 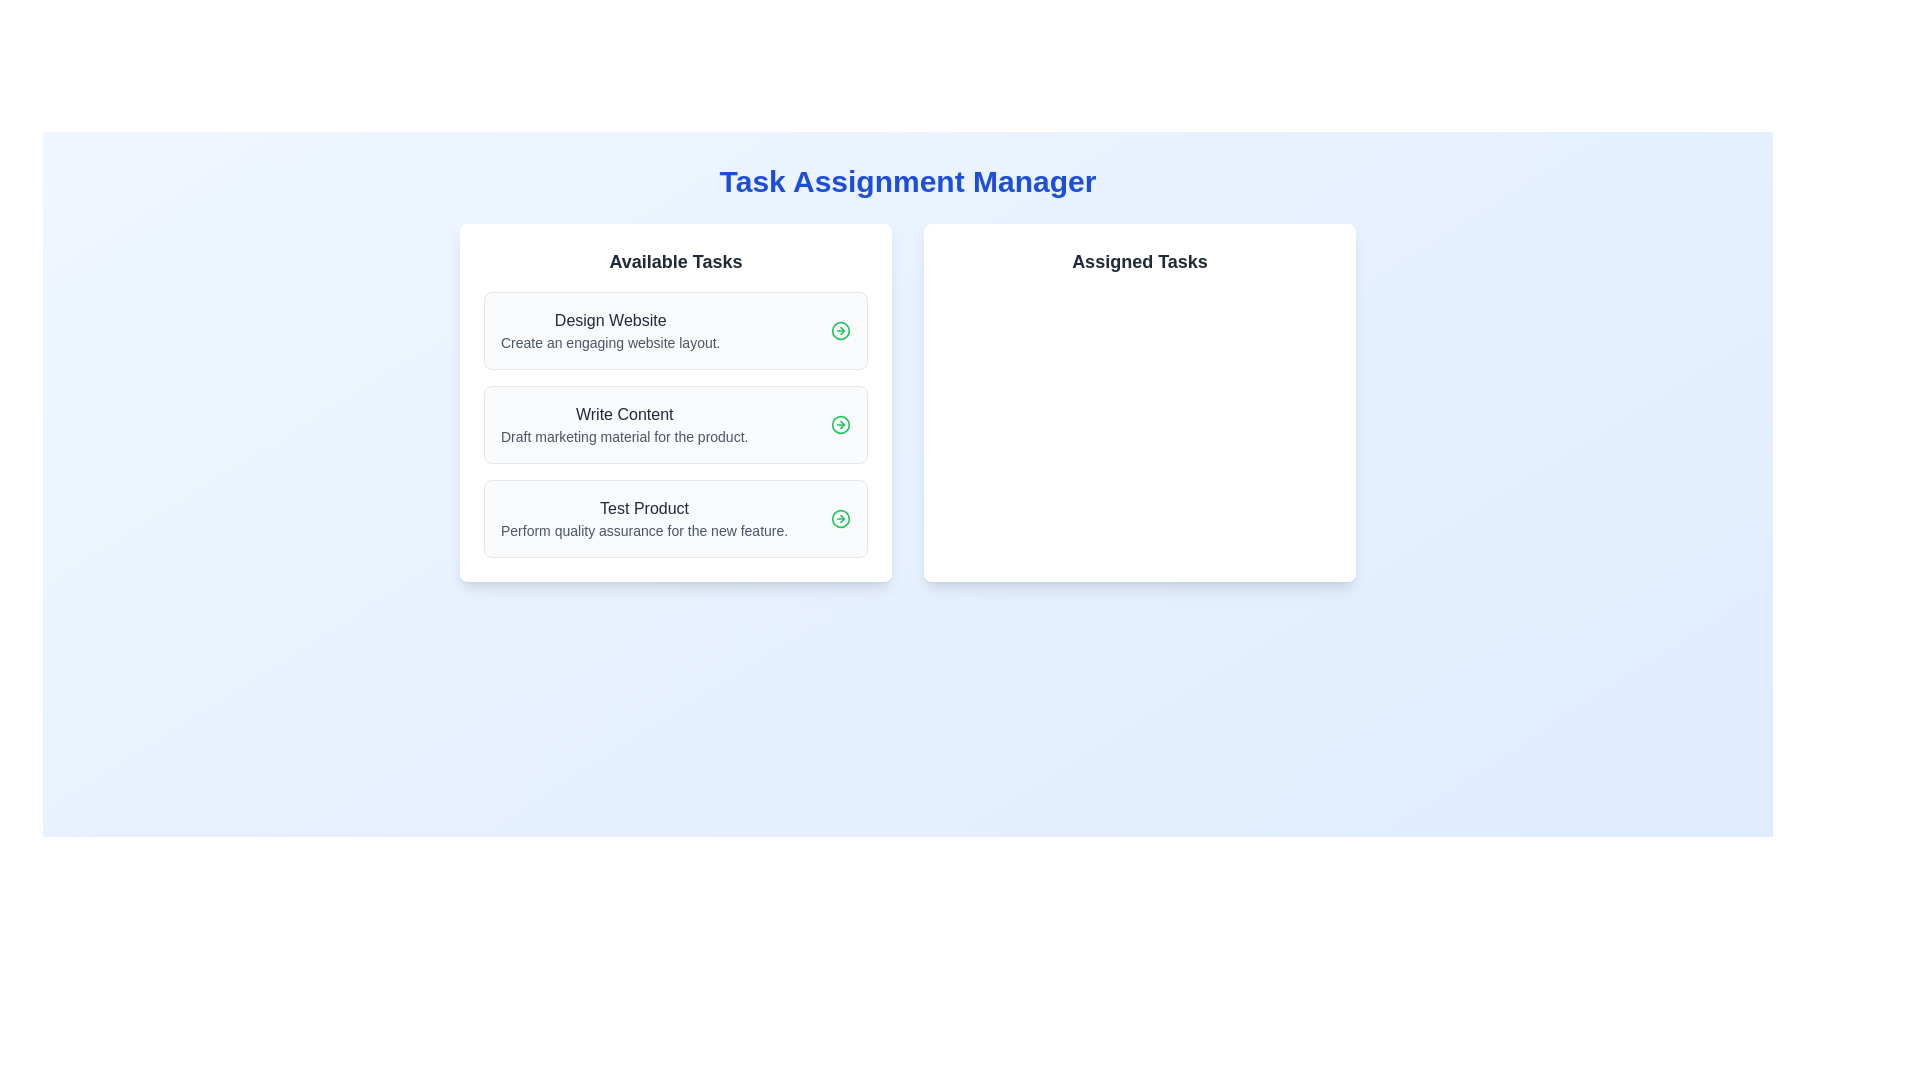 I want to click on the text block displaying 'Test Product', so click(x=644, y=518).